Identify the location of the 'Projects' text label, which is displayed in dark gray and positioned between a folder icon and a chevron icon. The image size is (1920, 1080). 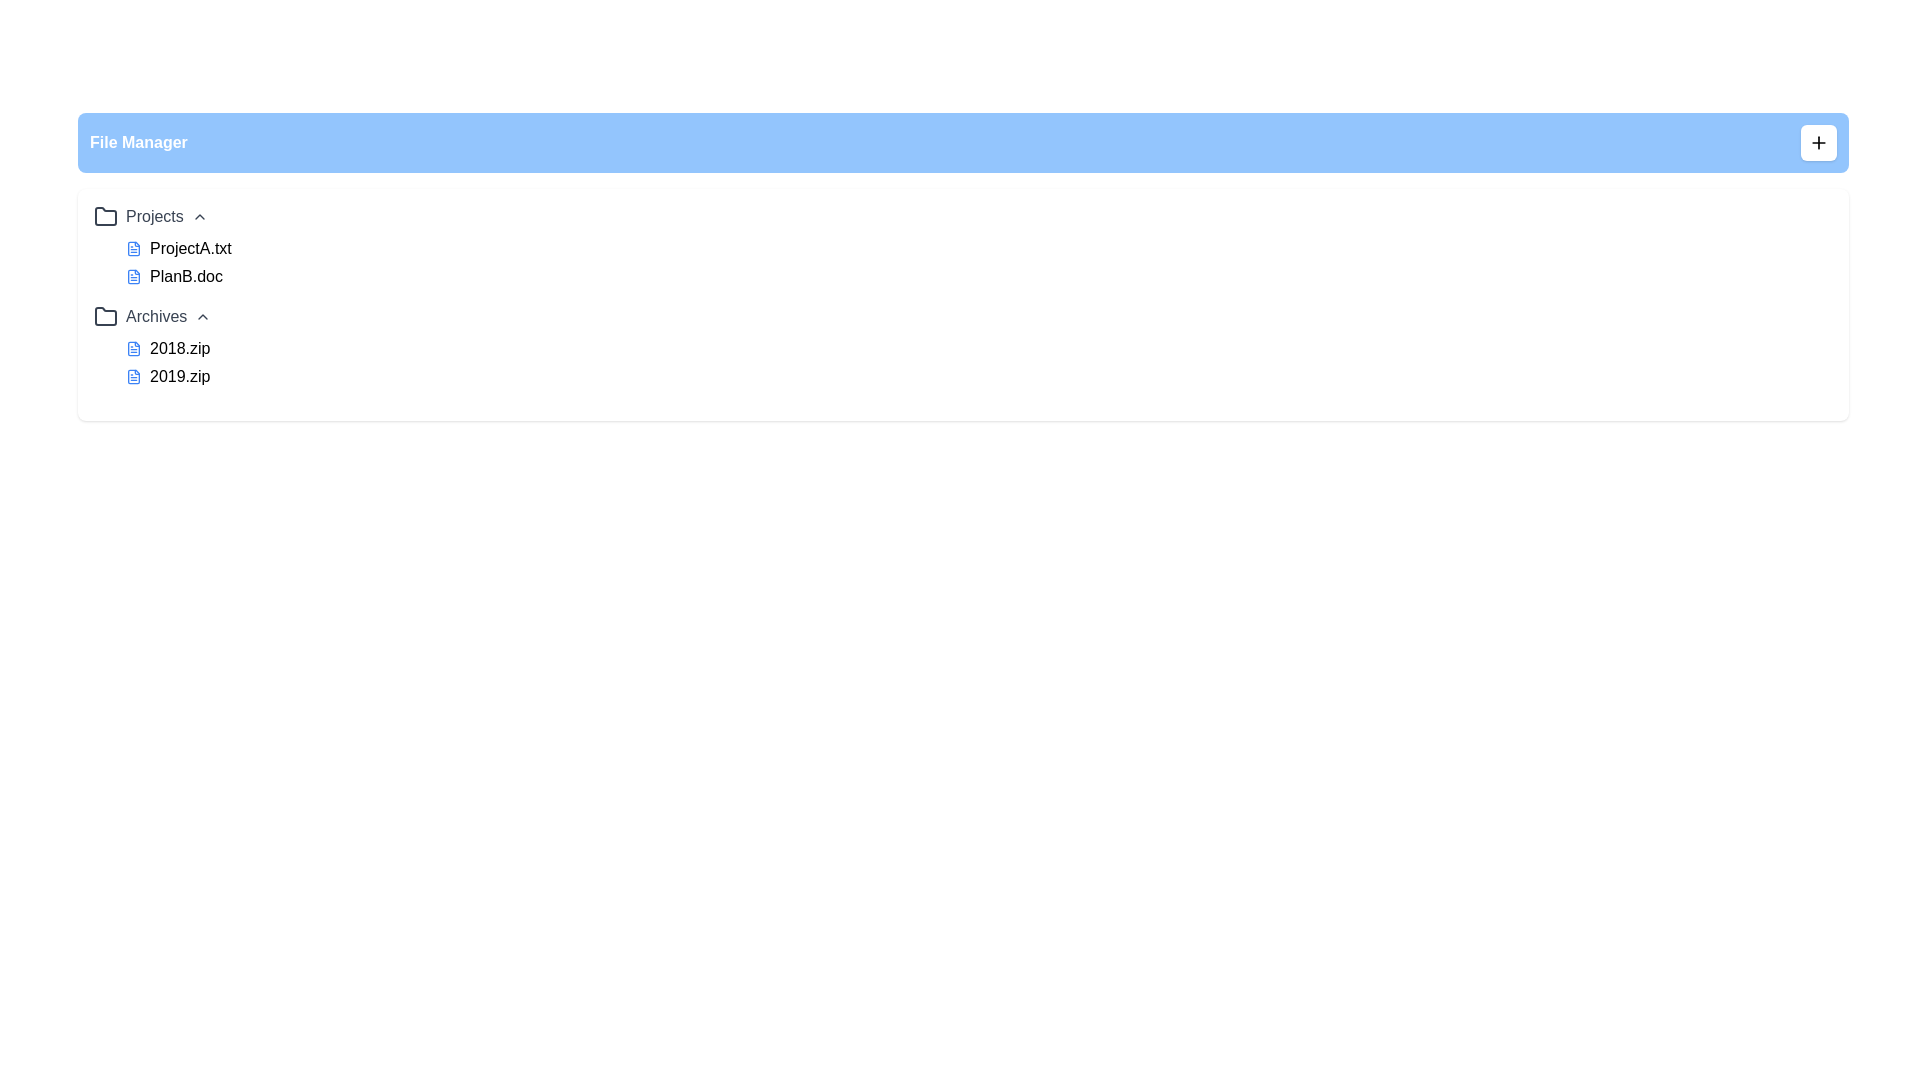
(153, 216).